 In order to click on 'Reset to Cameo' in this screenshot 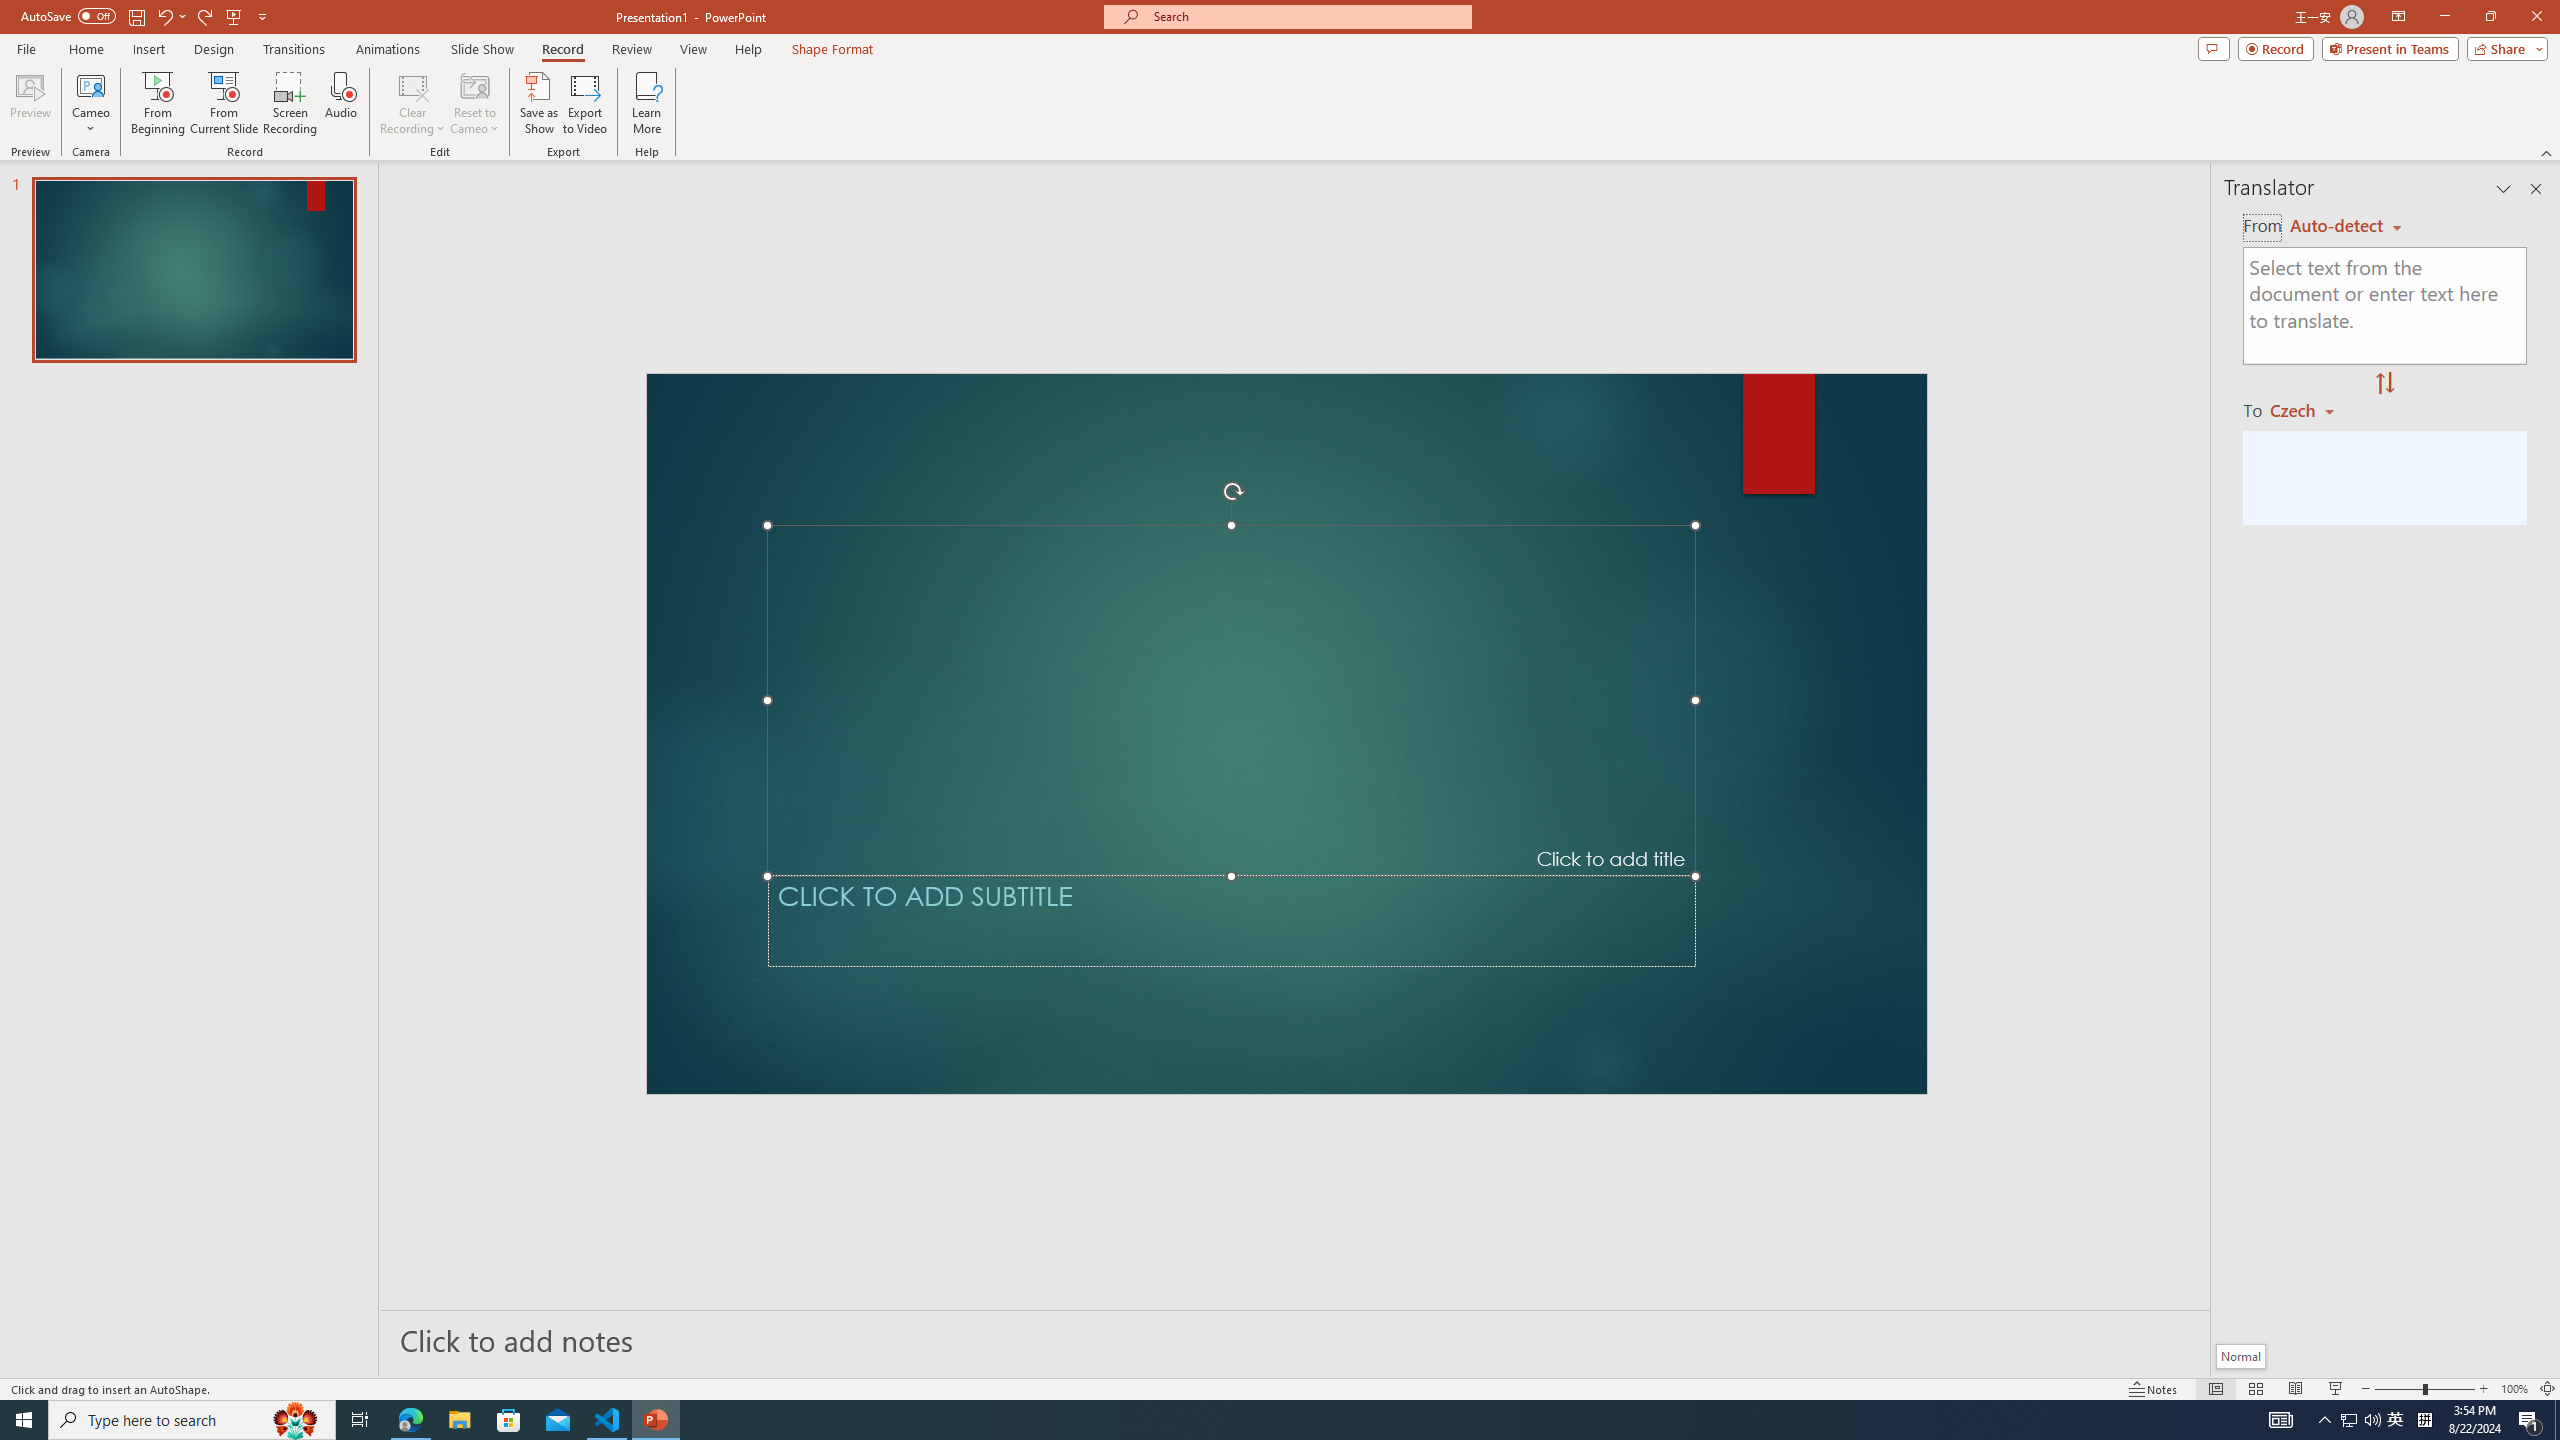, I will do `click(473, 103)`.